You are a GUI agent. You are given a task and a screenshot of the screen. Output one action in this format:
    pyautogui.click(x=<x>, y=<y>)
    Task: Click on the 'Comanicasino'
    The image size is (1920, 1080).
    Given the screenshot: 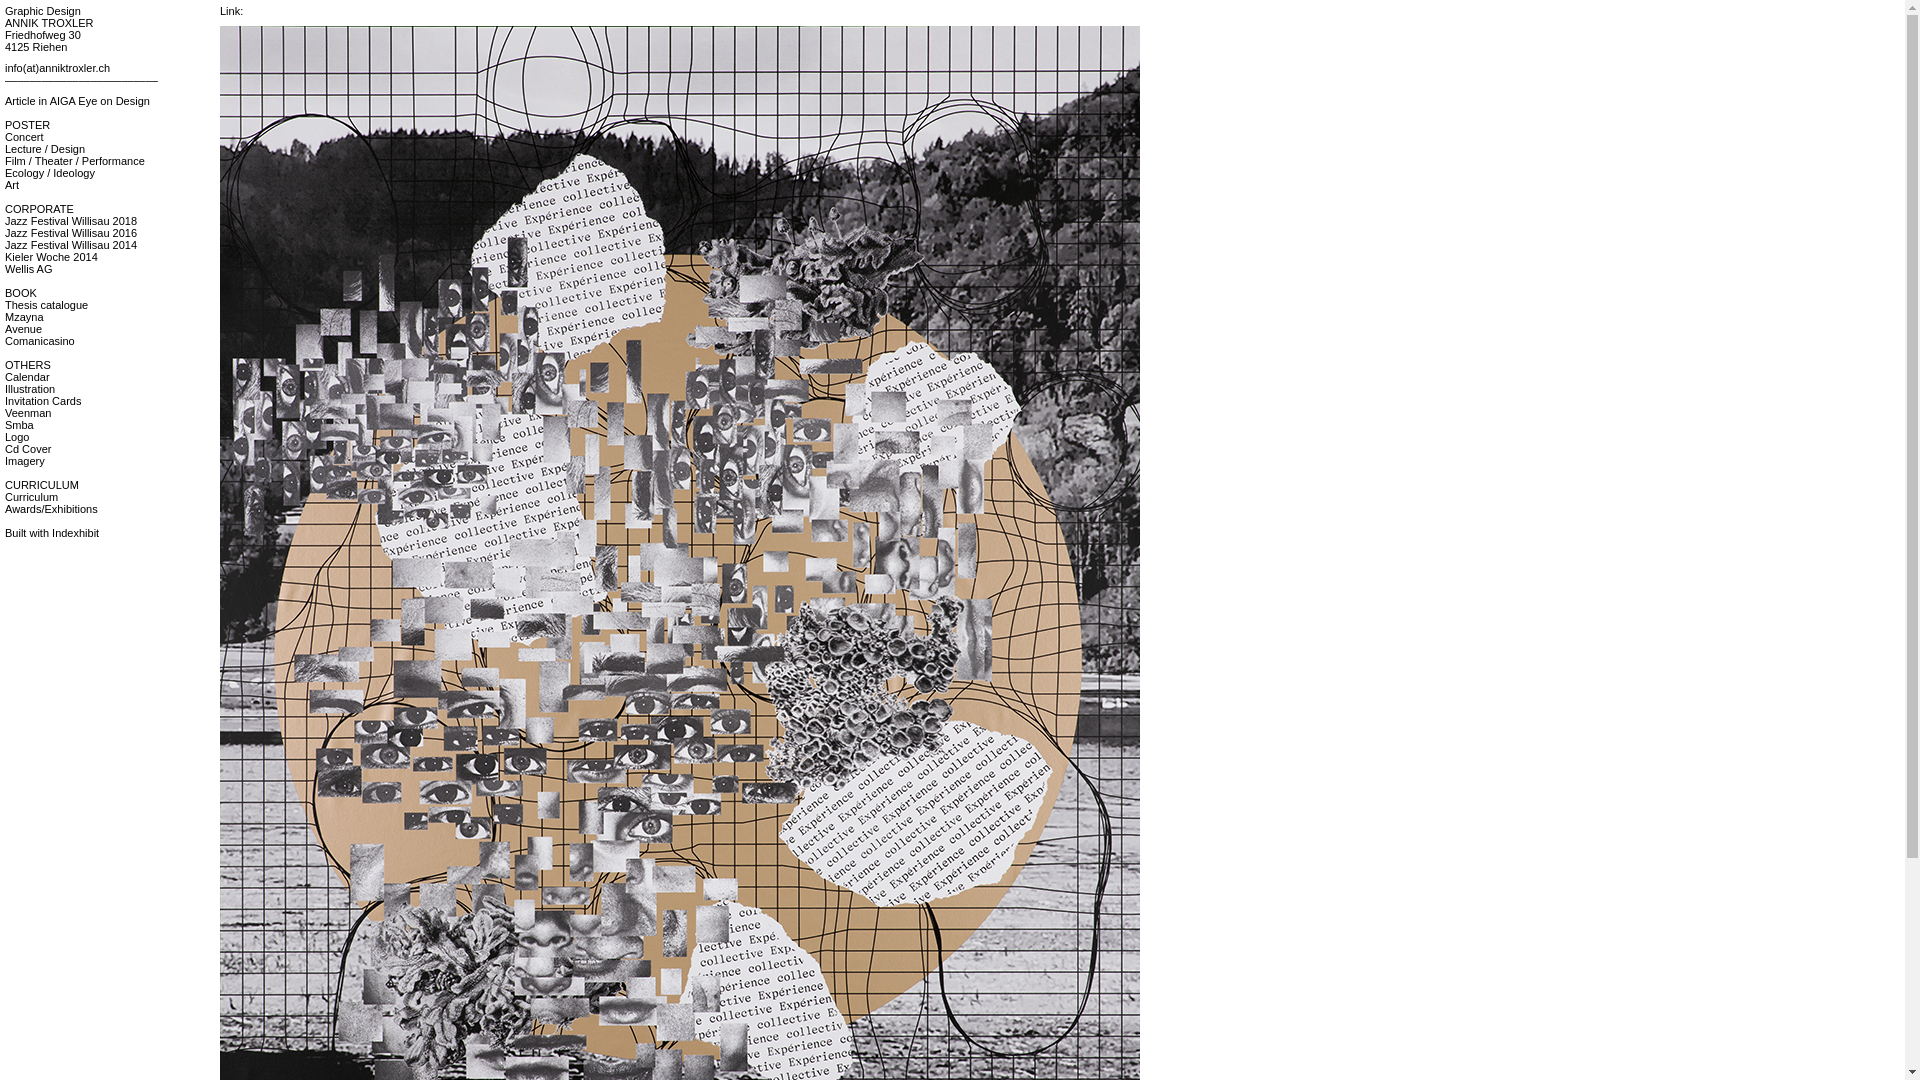 What is the action you would take?
    pyautogui.click(x=39, y=339)
    